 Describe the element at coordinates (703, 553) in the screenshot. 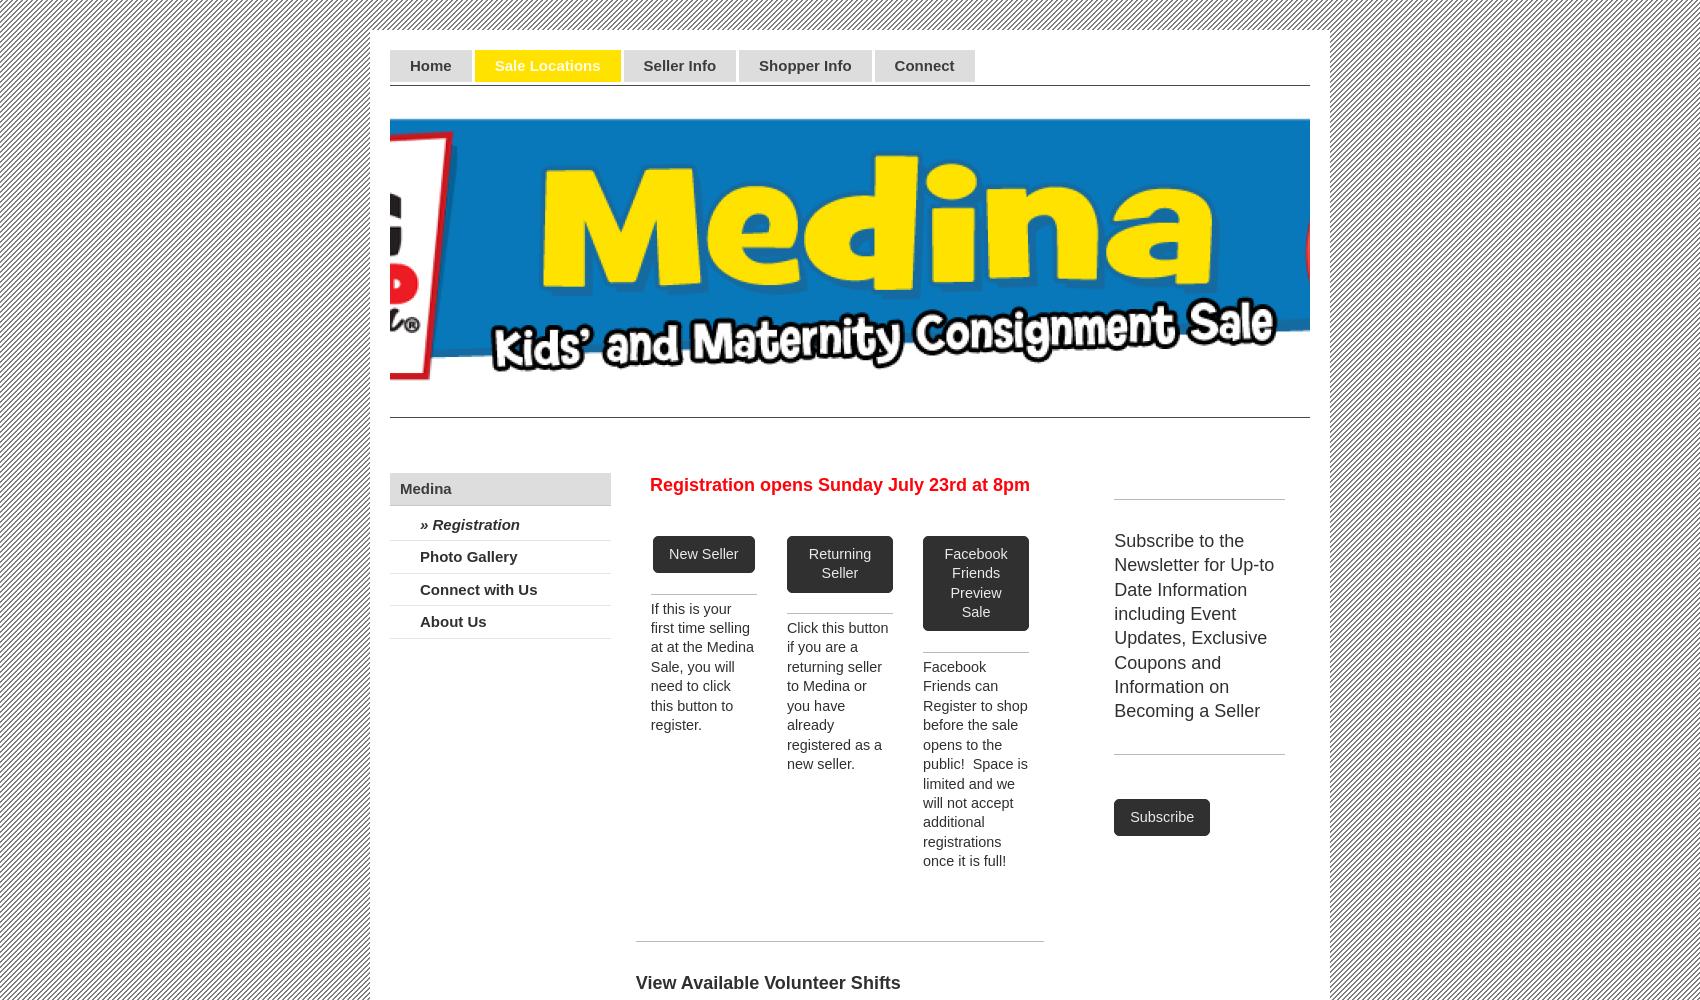

I see `'New Seller'` at that location.